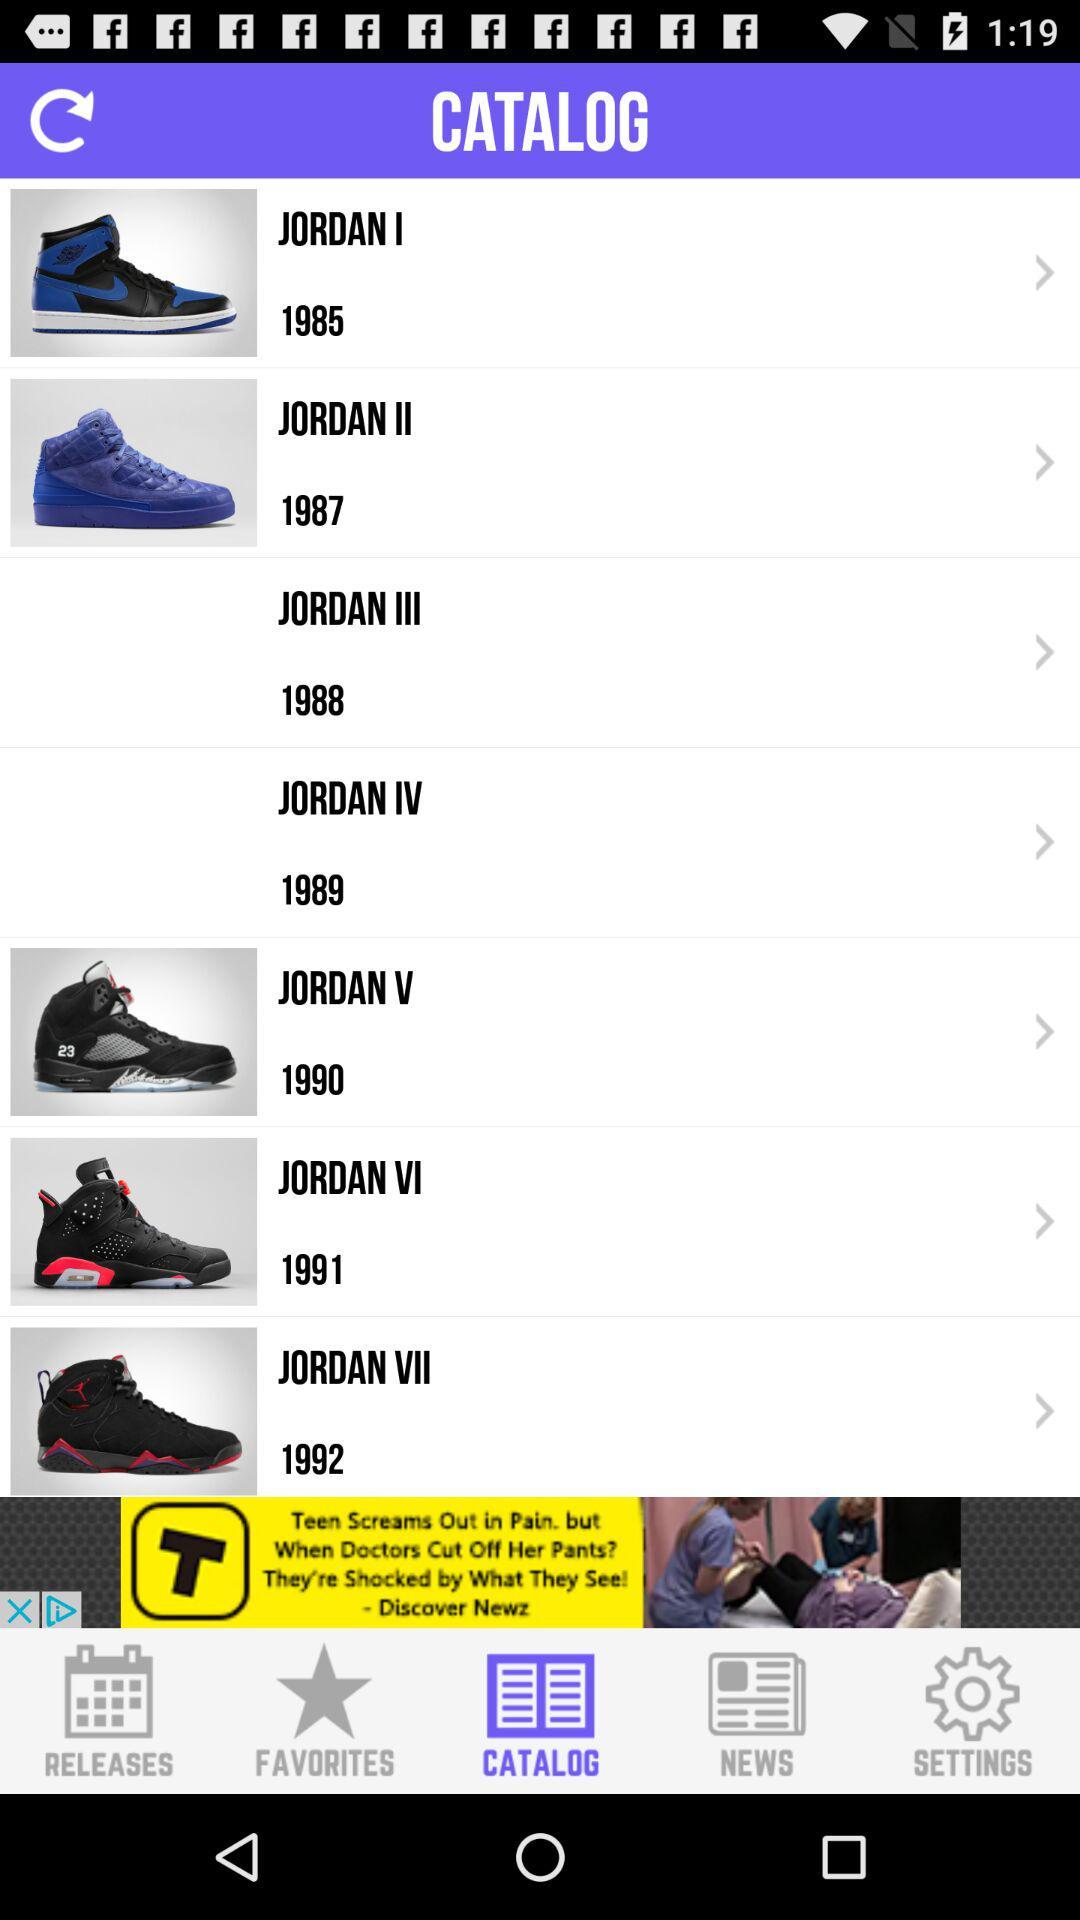 The image size is (1080, 1920). I want to click on the date_range icon, so click(108, 1831).